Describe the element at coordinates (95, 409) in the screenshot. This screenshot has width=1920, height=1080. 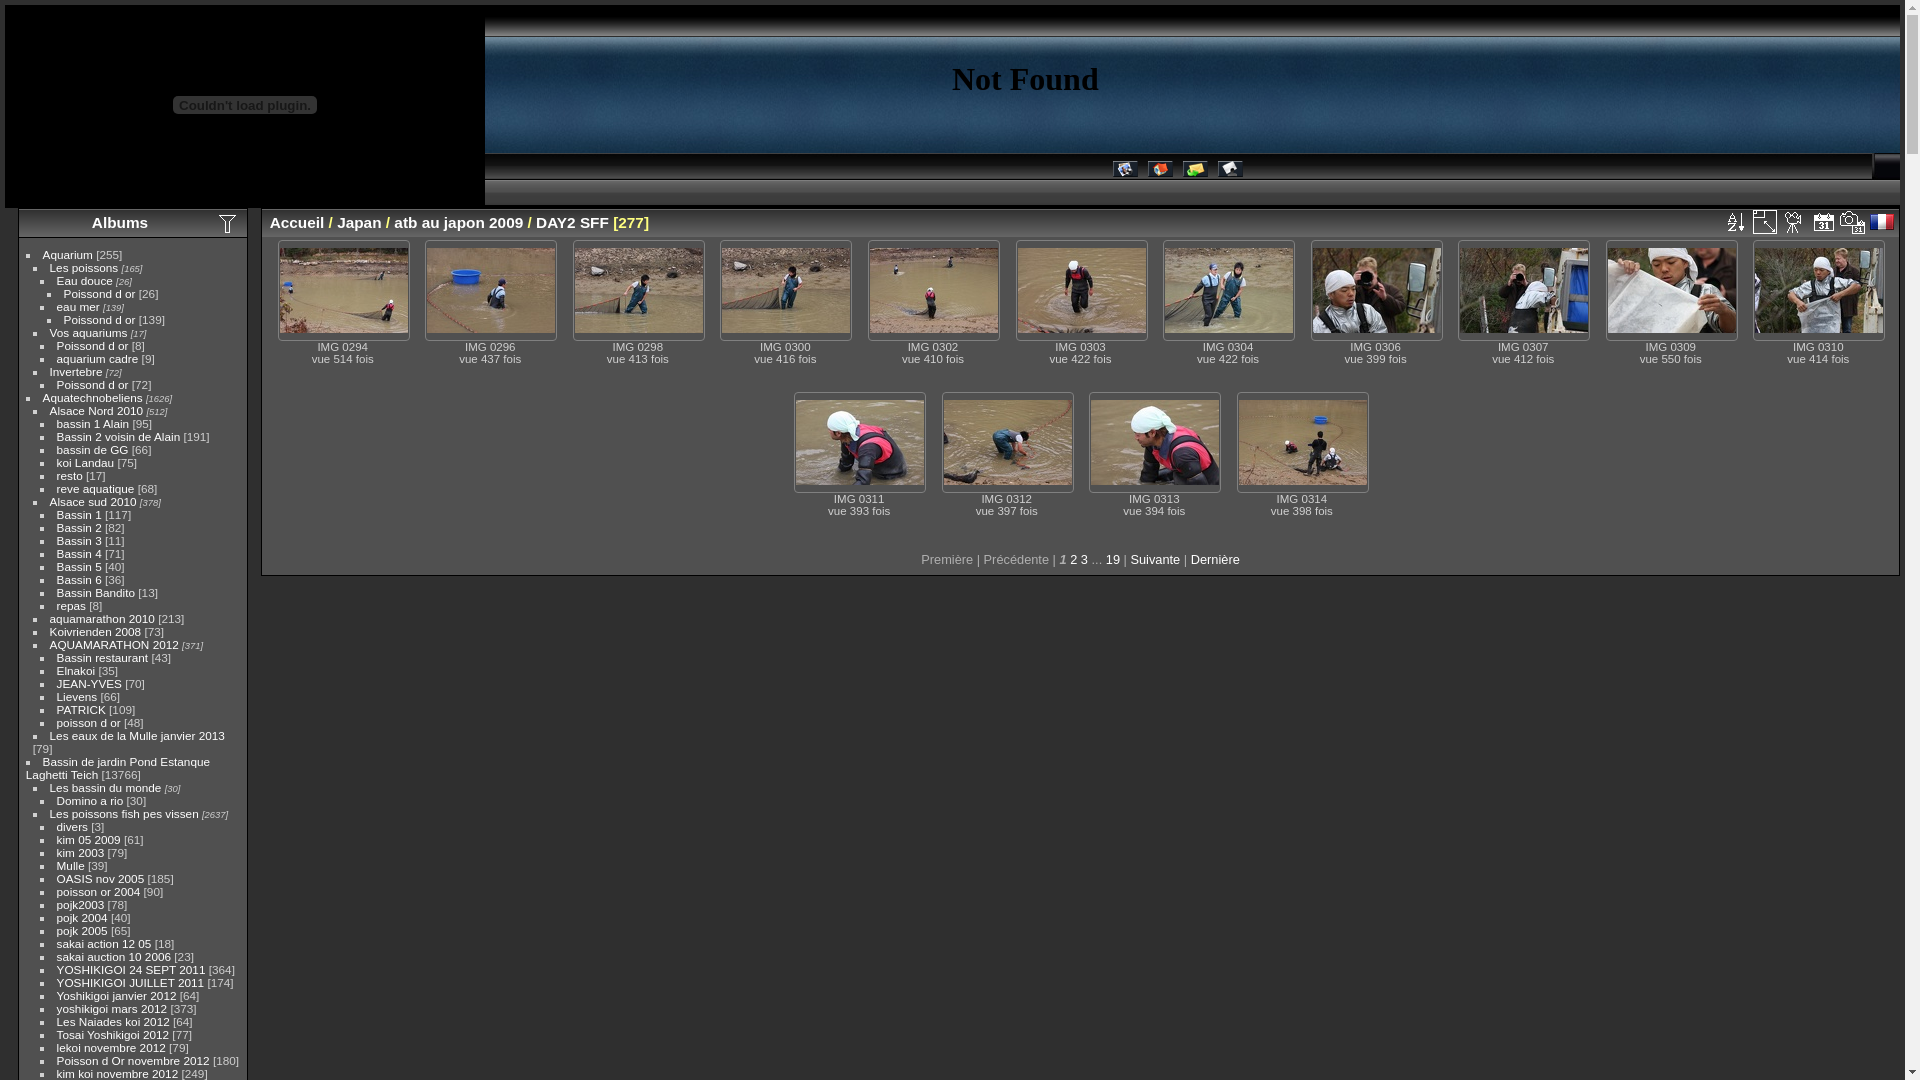
I see `'Alsace Nord 2010'` at that location.